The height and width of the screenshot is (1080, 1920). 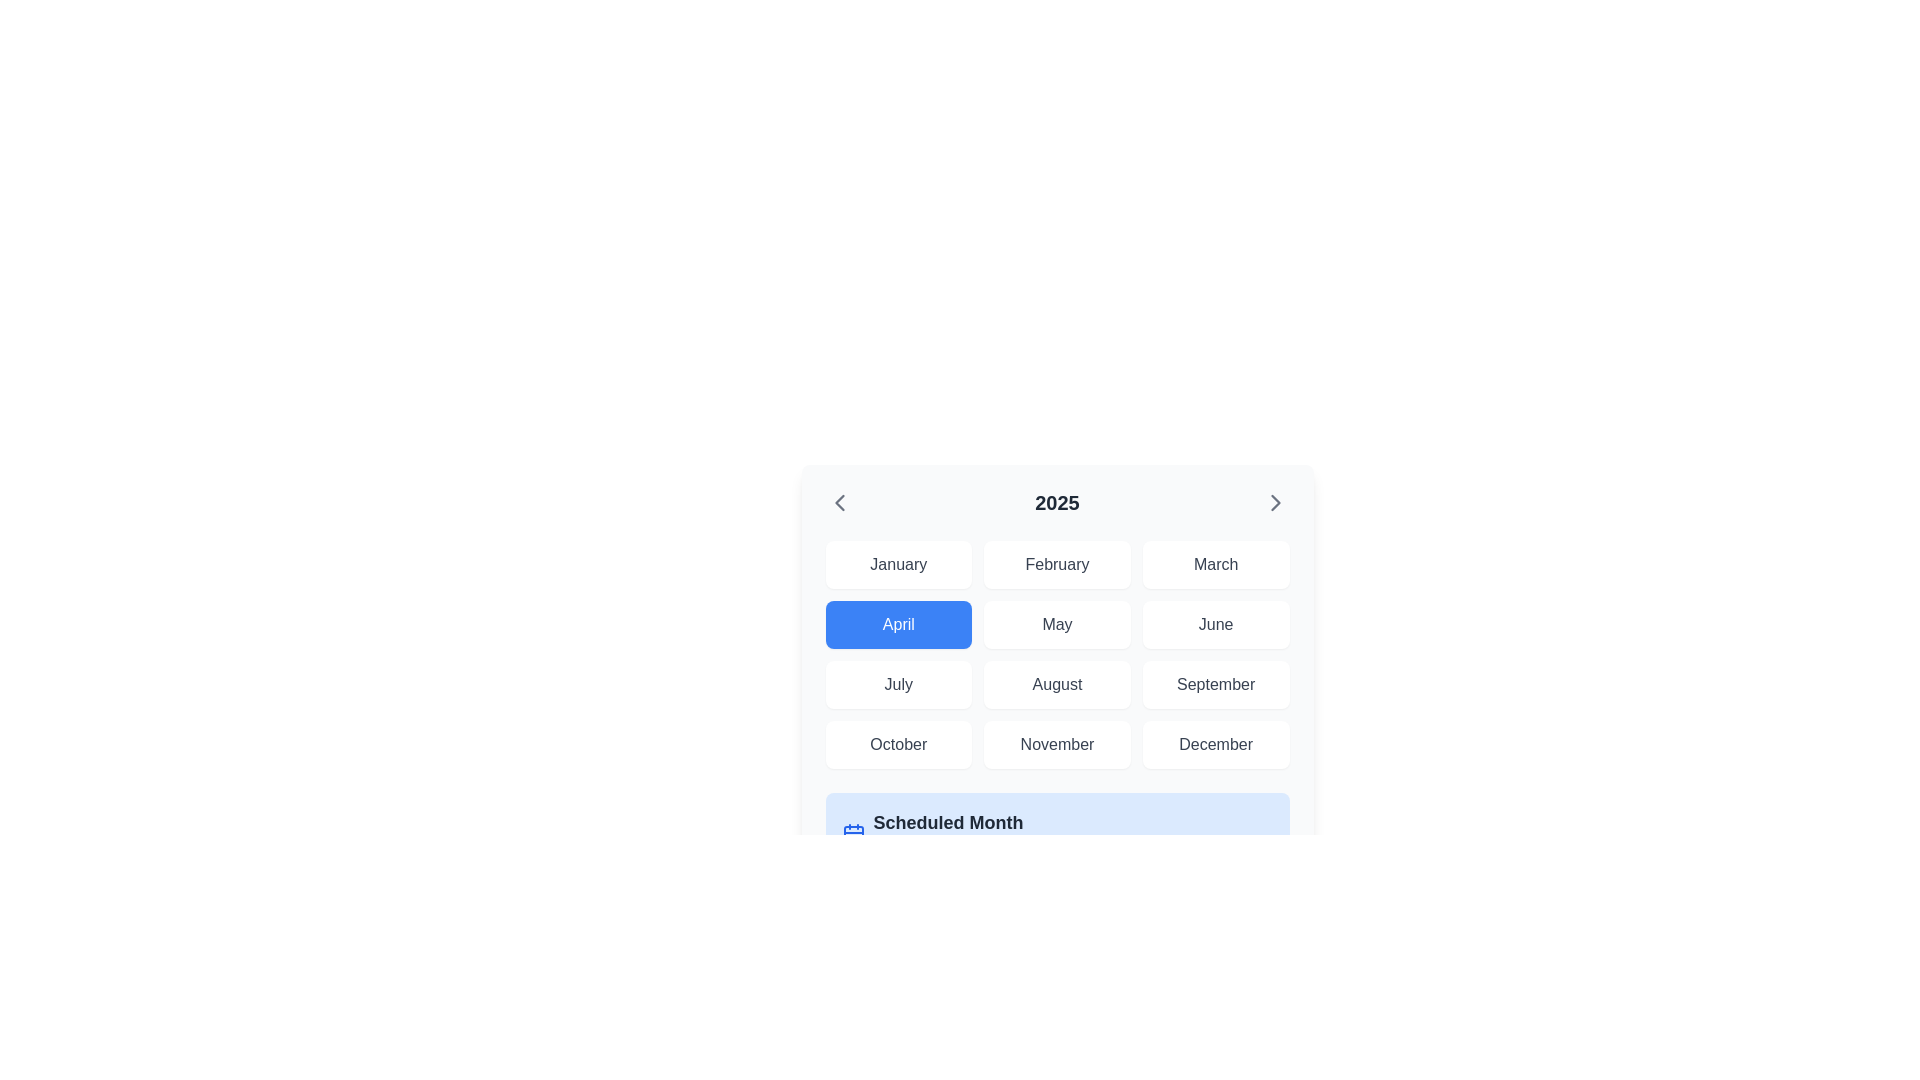 I want to click on the 'November' button, which is a rectangular button with rounded corners and a white background, so click(x=1056, y=744).